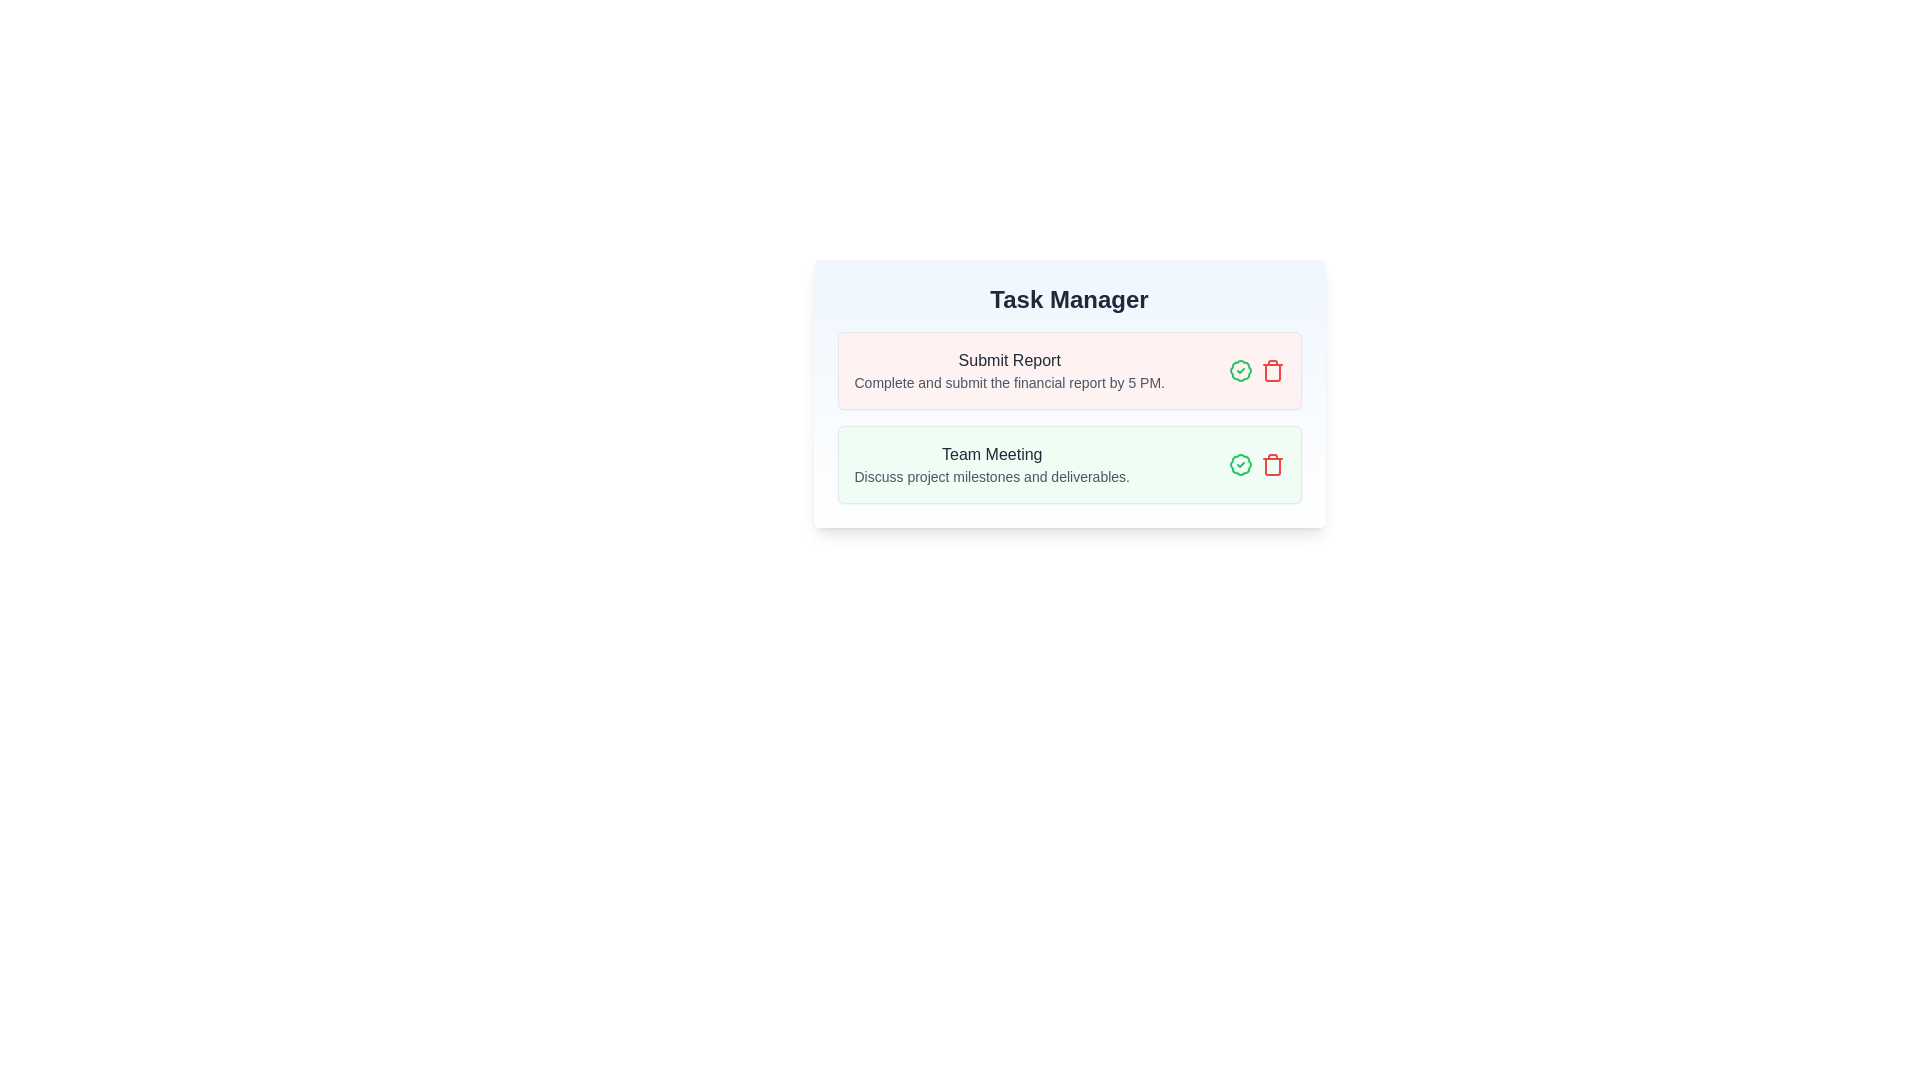 The height and width of the screenshot is (1080, 1920). Describe the element at coordinates (1068, 300) in the screenshot. I see `text of the Text Header element, which serves as the title for the task management interface located at the top center of the card component` at that location.